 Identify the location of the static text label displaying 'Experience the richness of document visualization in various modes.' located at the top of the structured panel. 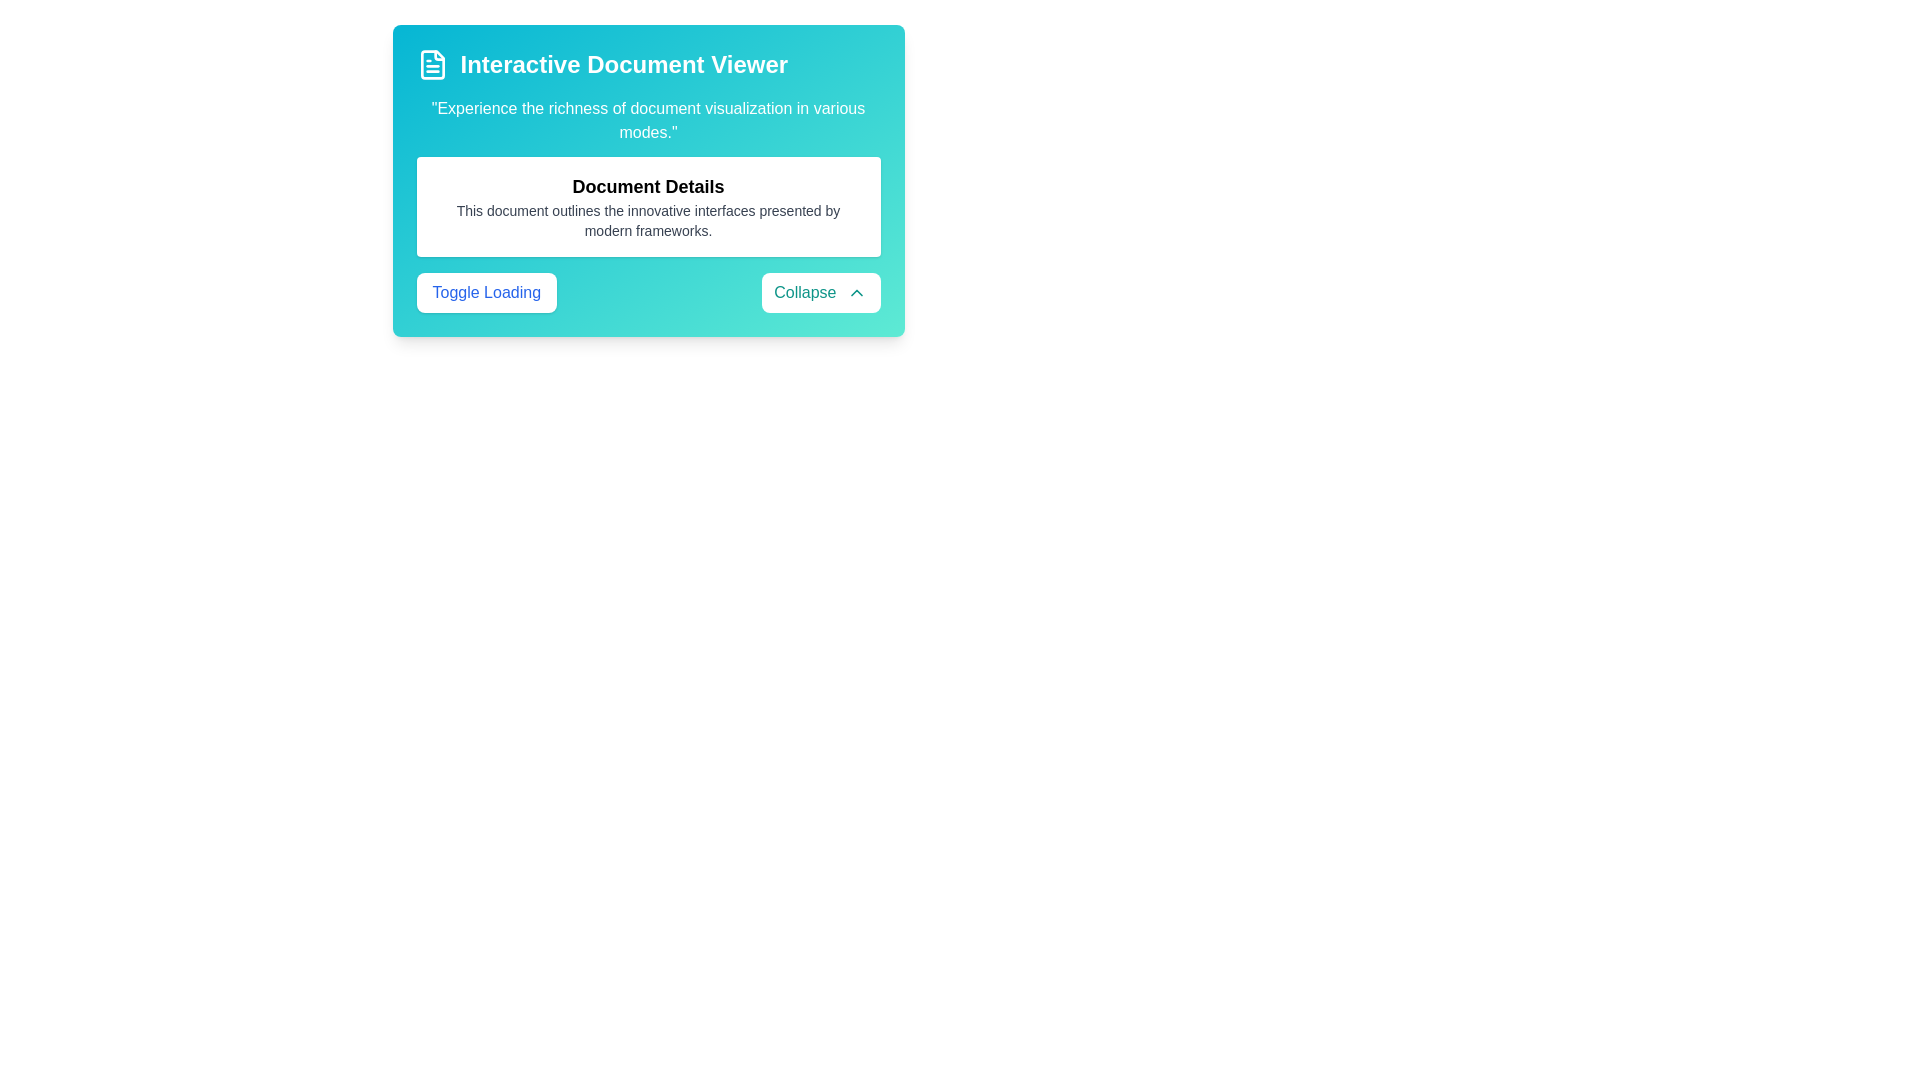
(648, 120).